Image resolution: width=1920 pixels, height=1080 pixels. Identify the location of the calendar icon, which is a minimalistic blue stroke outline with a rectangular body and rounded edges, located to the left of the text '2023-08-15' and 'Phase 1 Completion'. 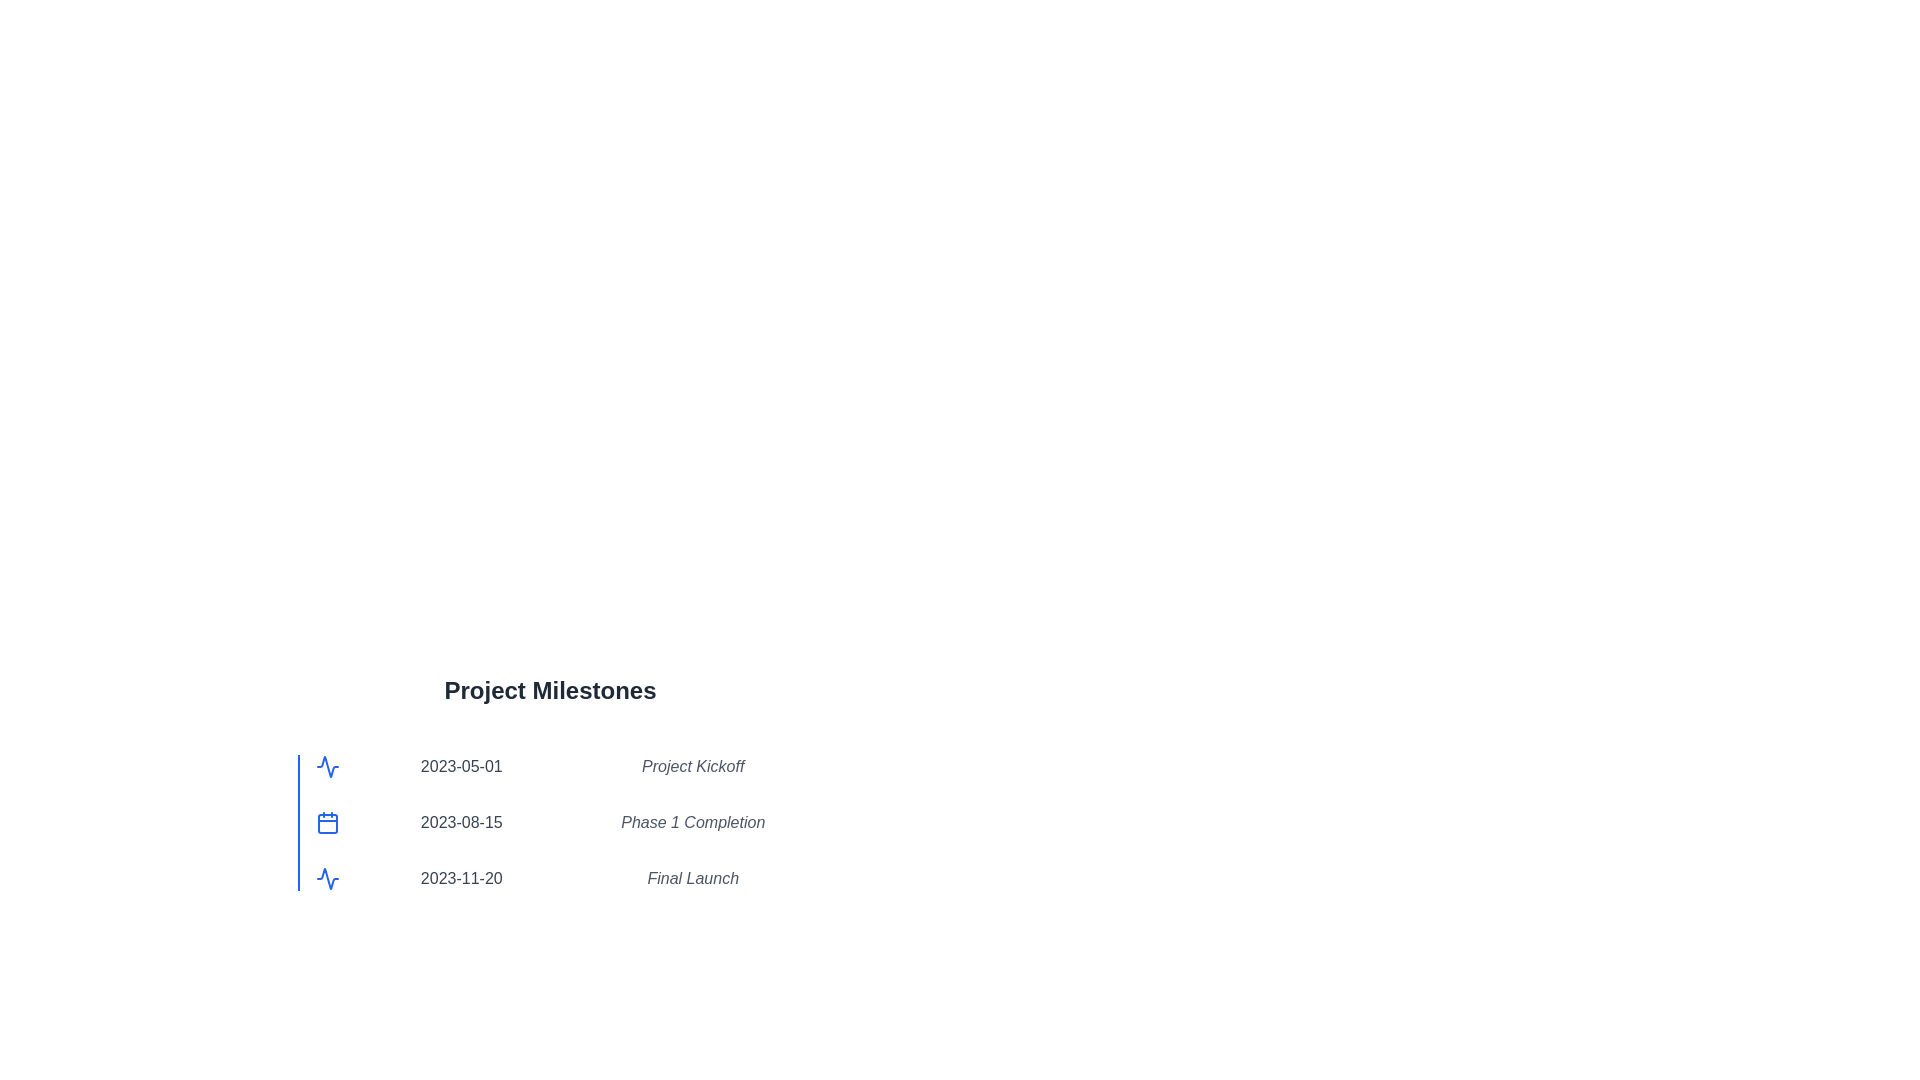
(327, 822).